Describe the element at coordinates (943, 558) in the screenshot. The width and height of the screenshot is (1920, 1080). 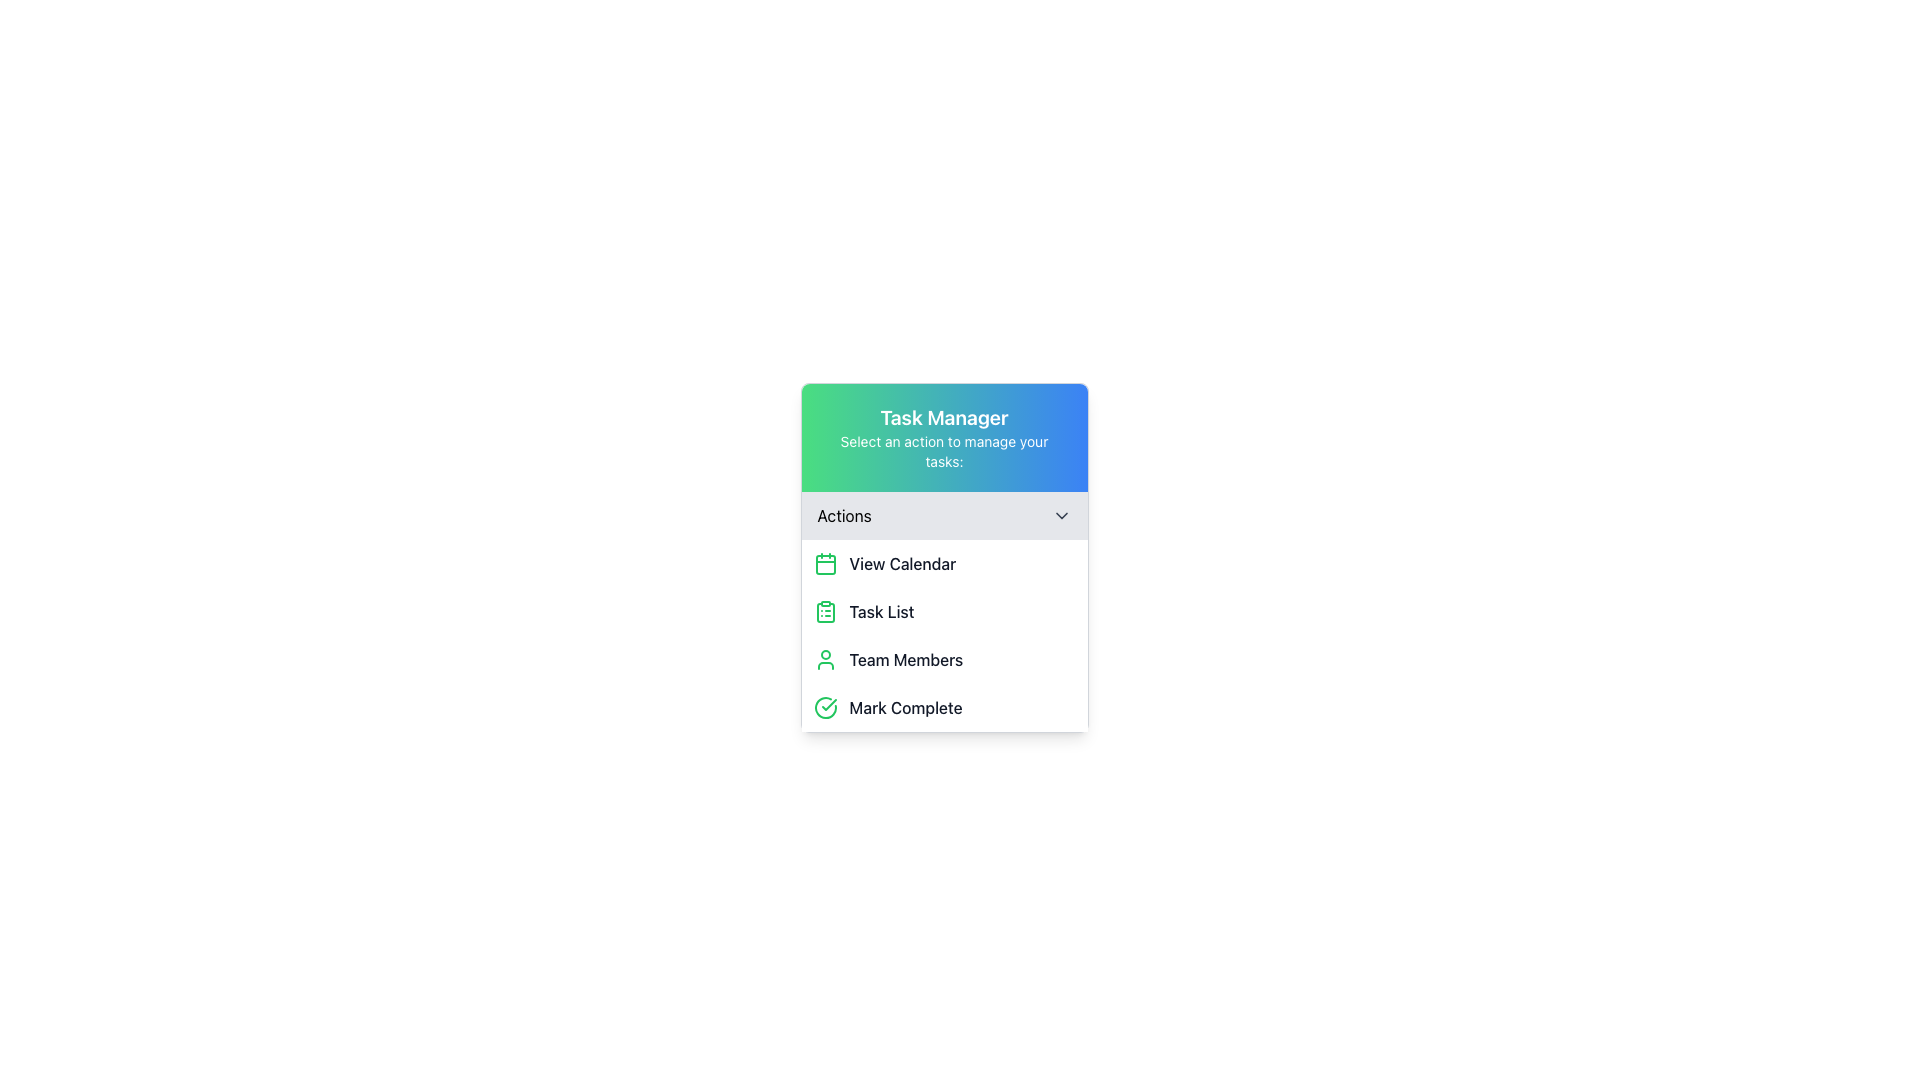
I see `the list items within the 'Task Manager' UI component, which has a white background and rounded corners` at that location.